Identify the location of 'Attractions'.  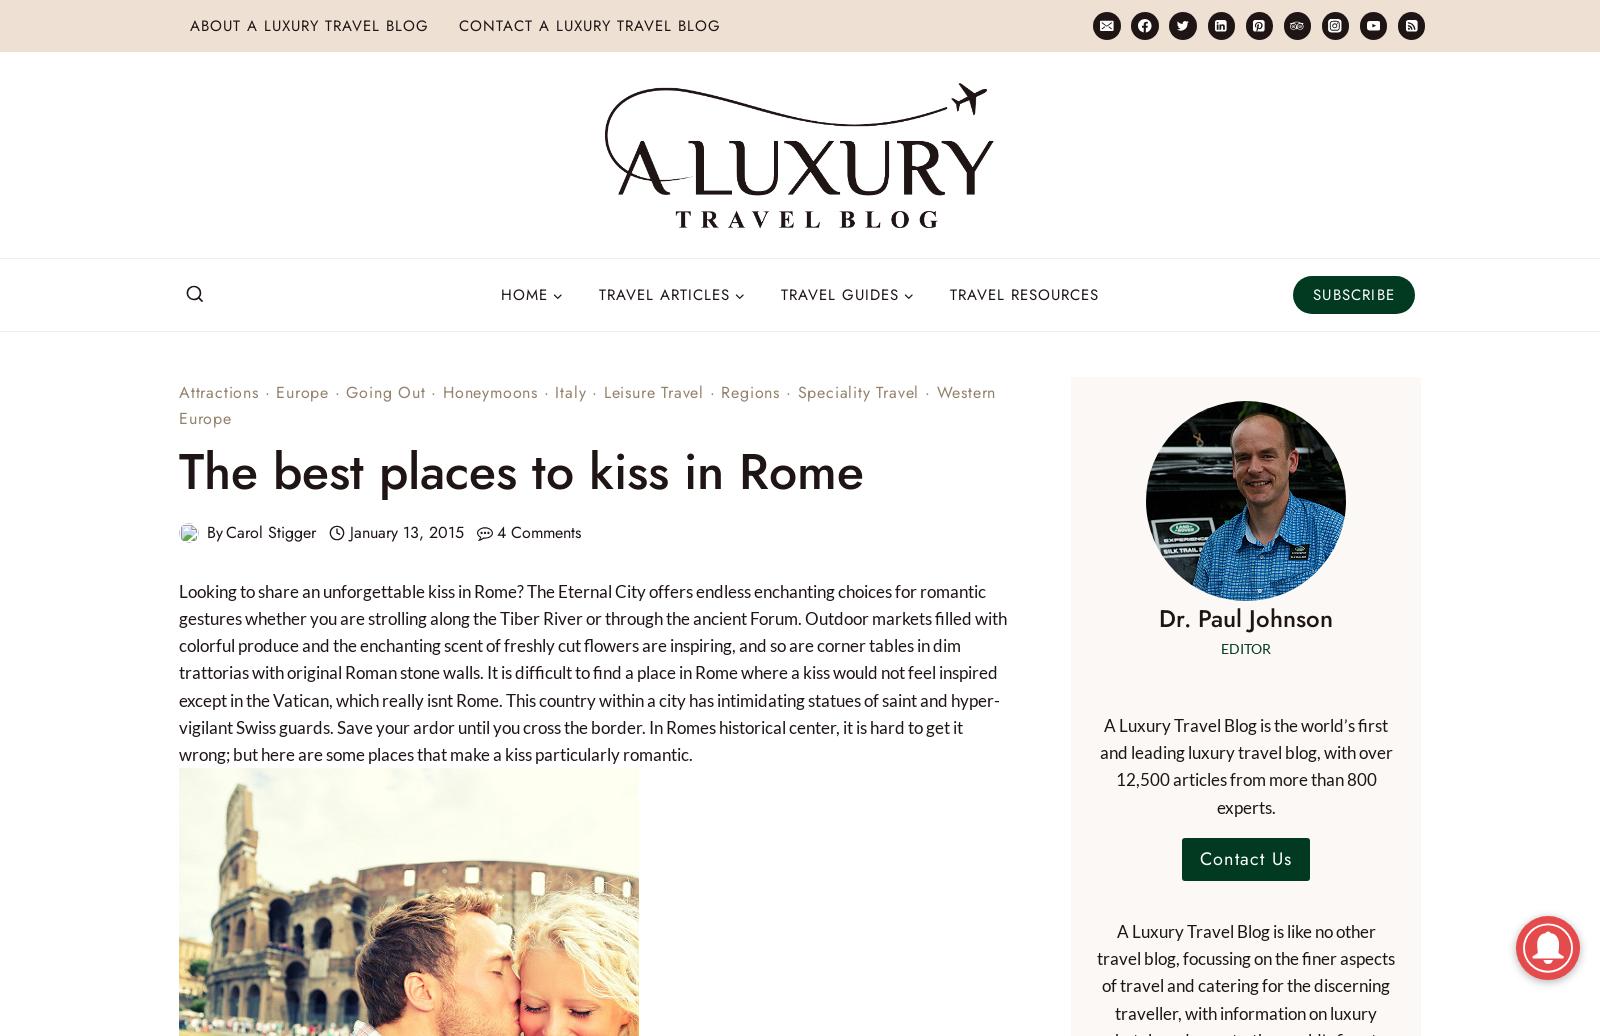
(178, 392).